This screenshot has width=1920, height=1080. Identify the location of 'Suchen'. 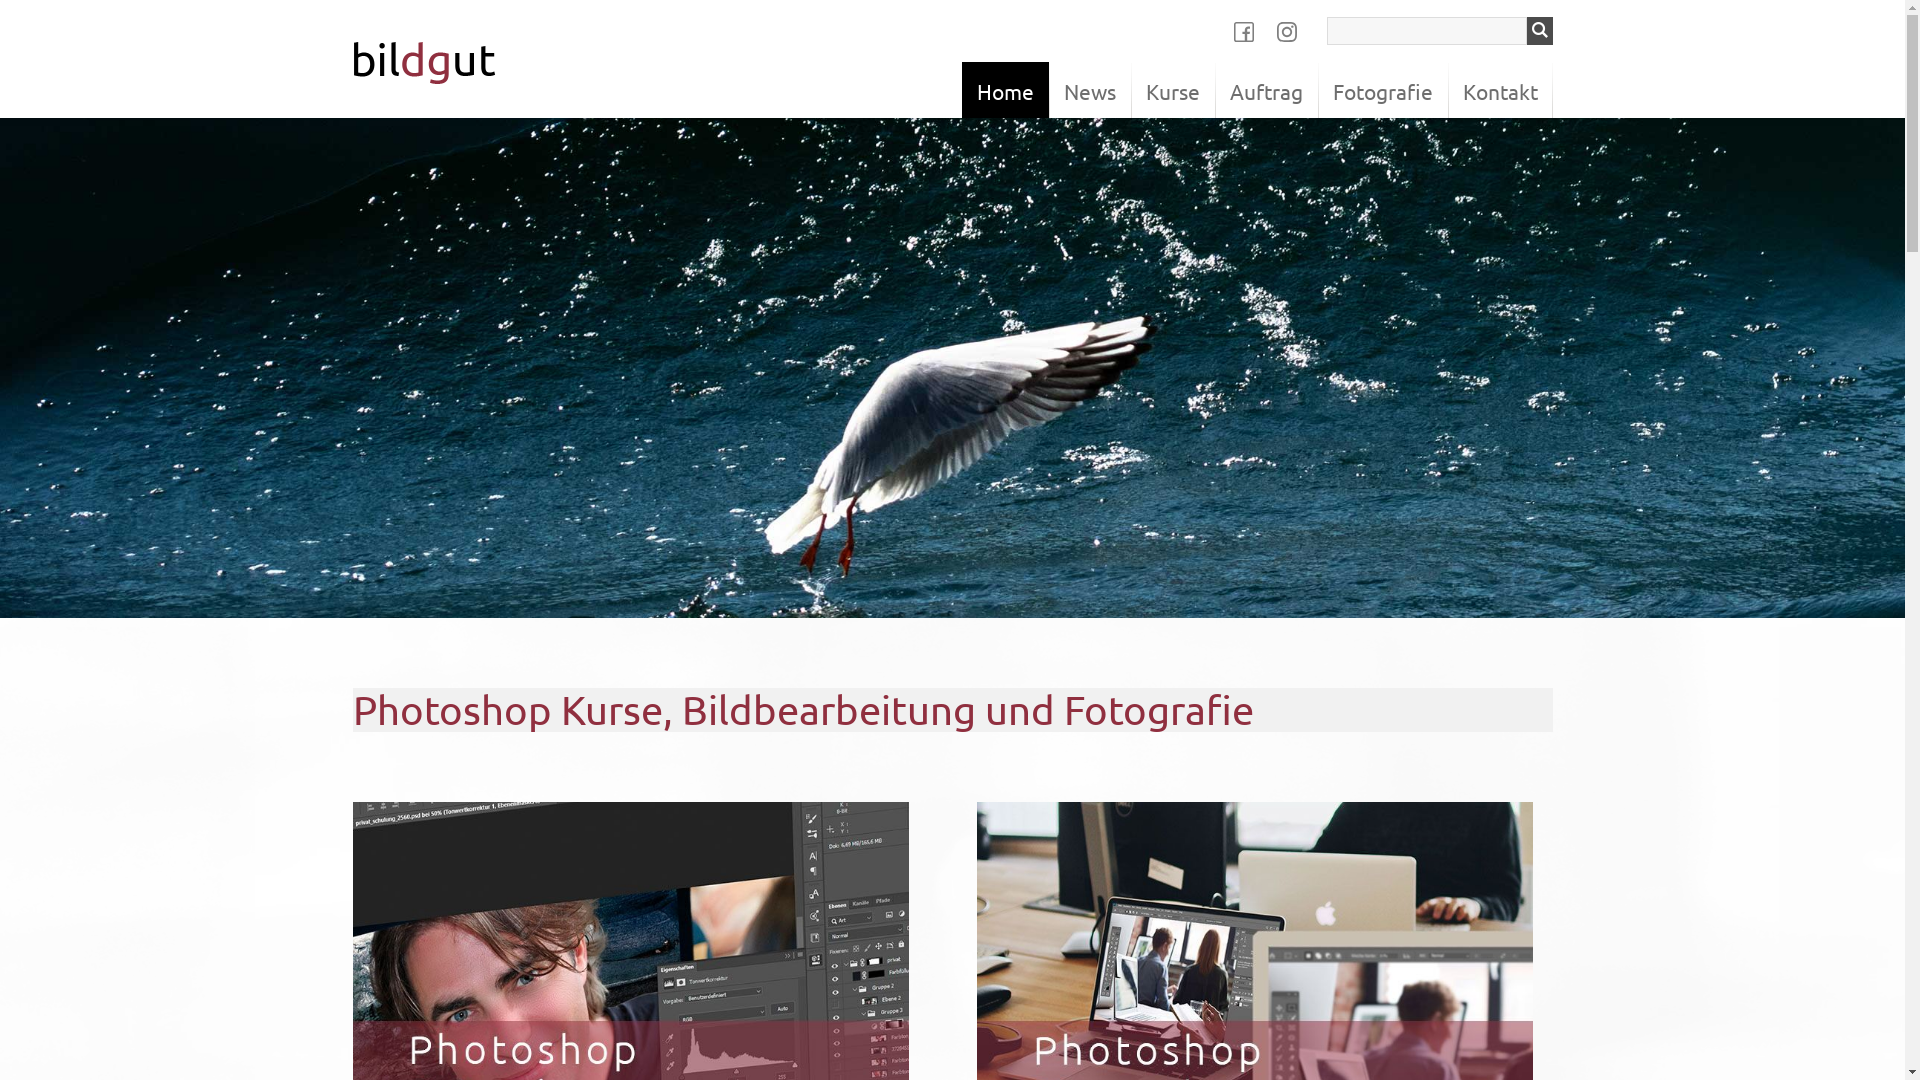
(1538, 30).